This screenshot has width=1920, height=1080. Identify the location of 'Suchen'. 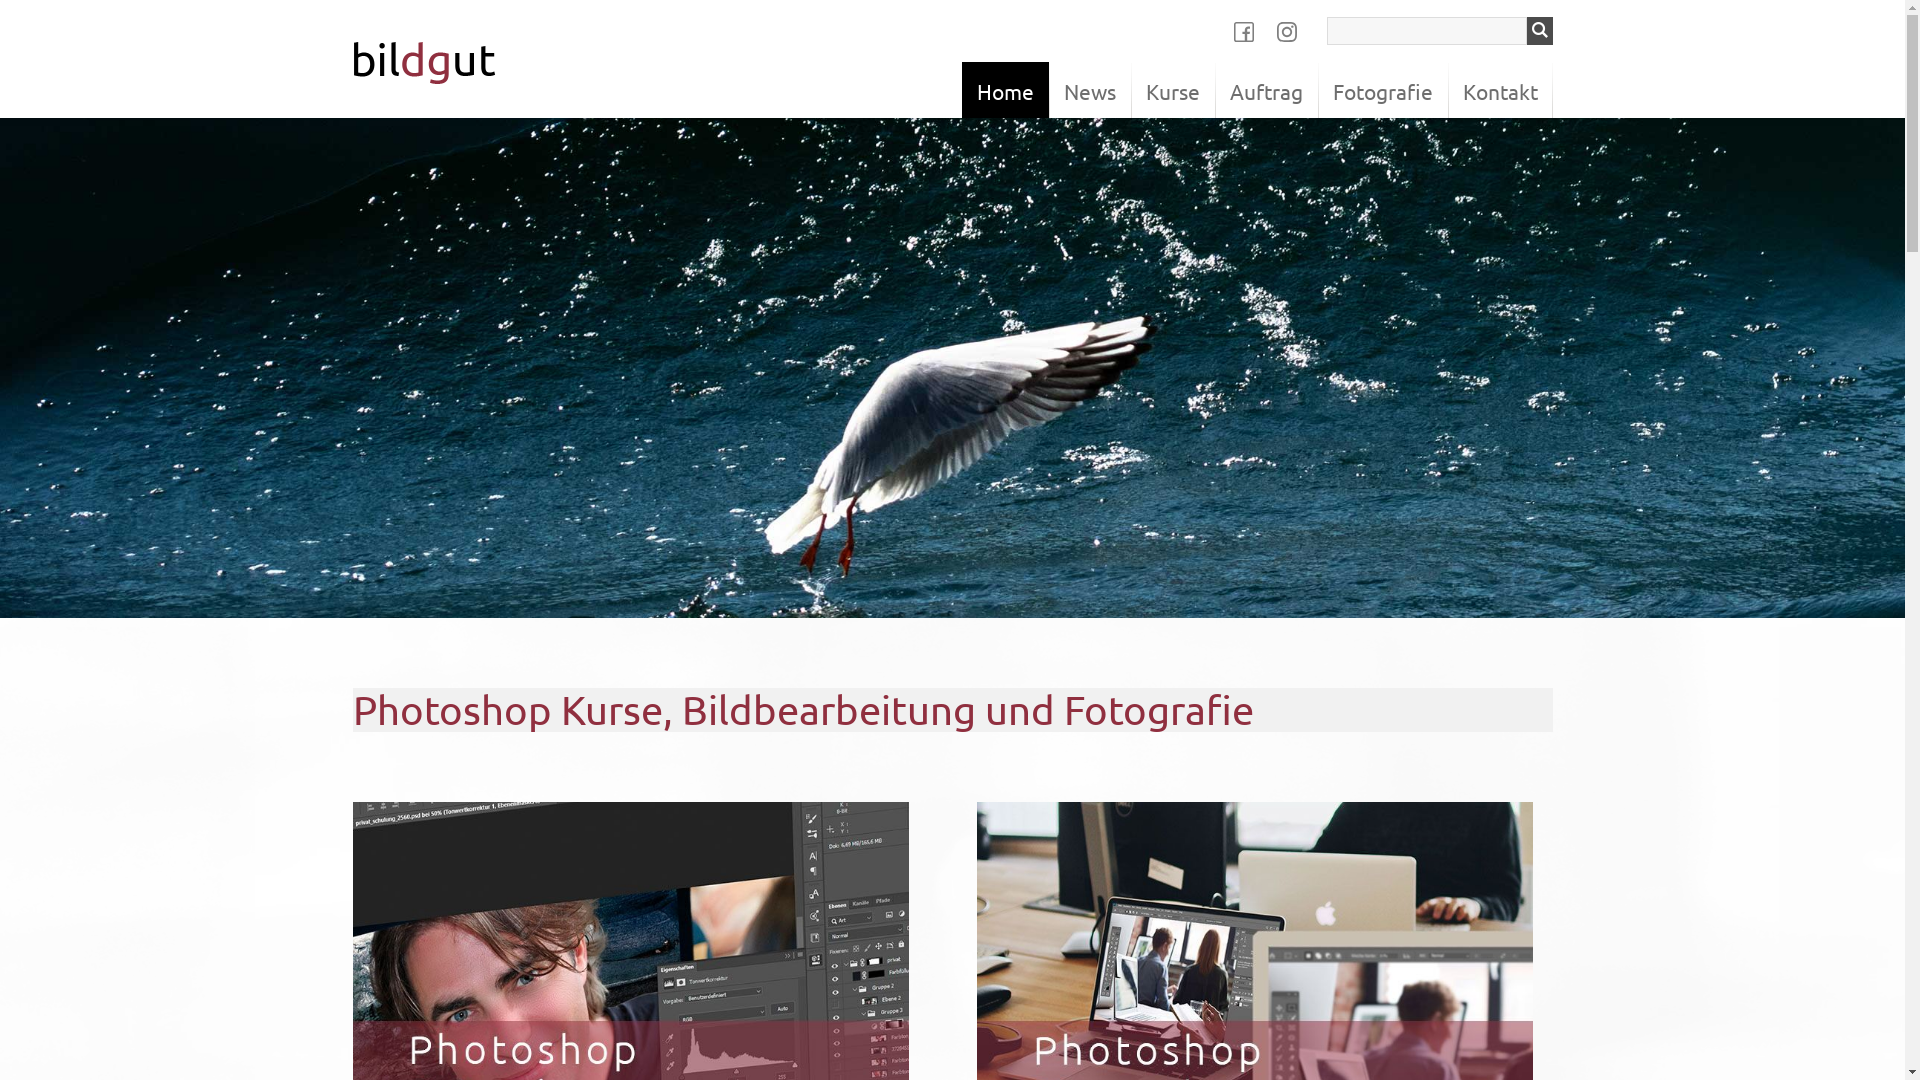
(1538, 30).